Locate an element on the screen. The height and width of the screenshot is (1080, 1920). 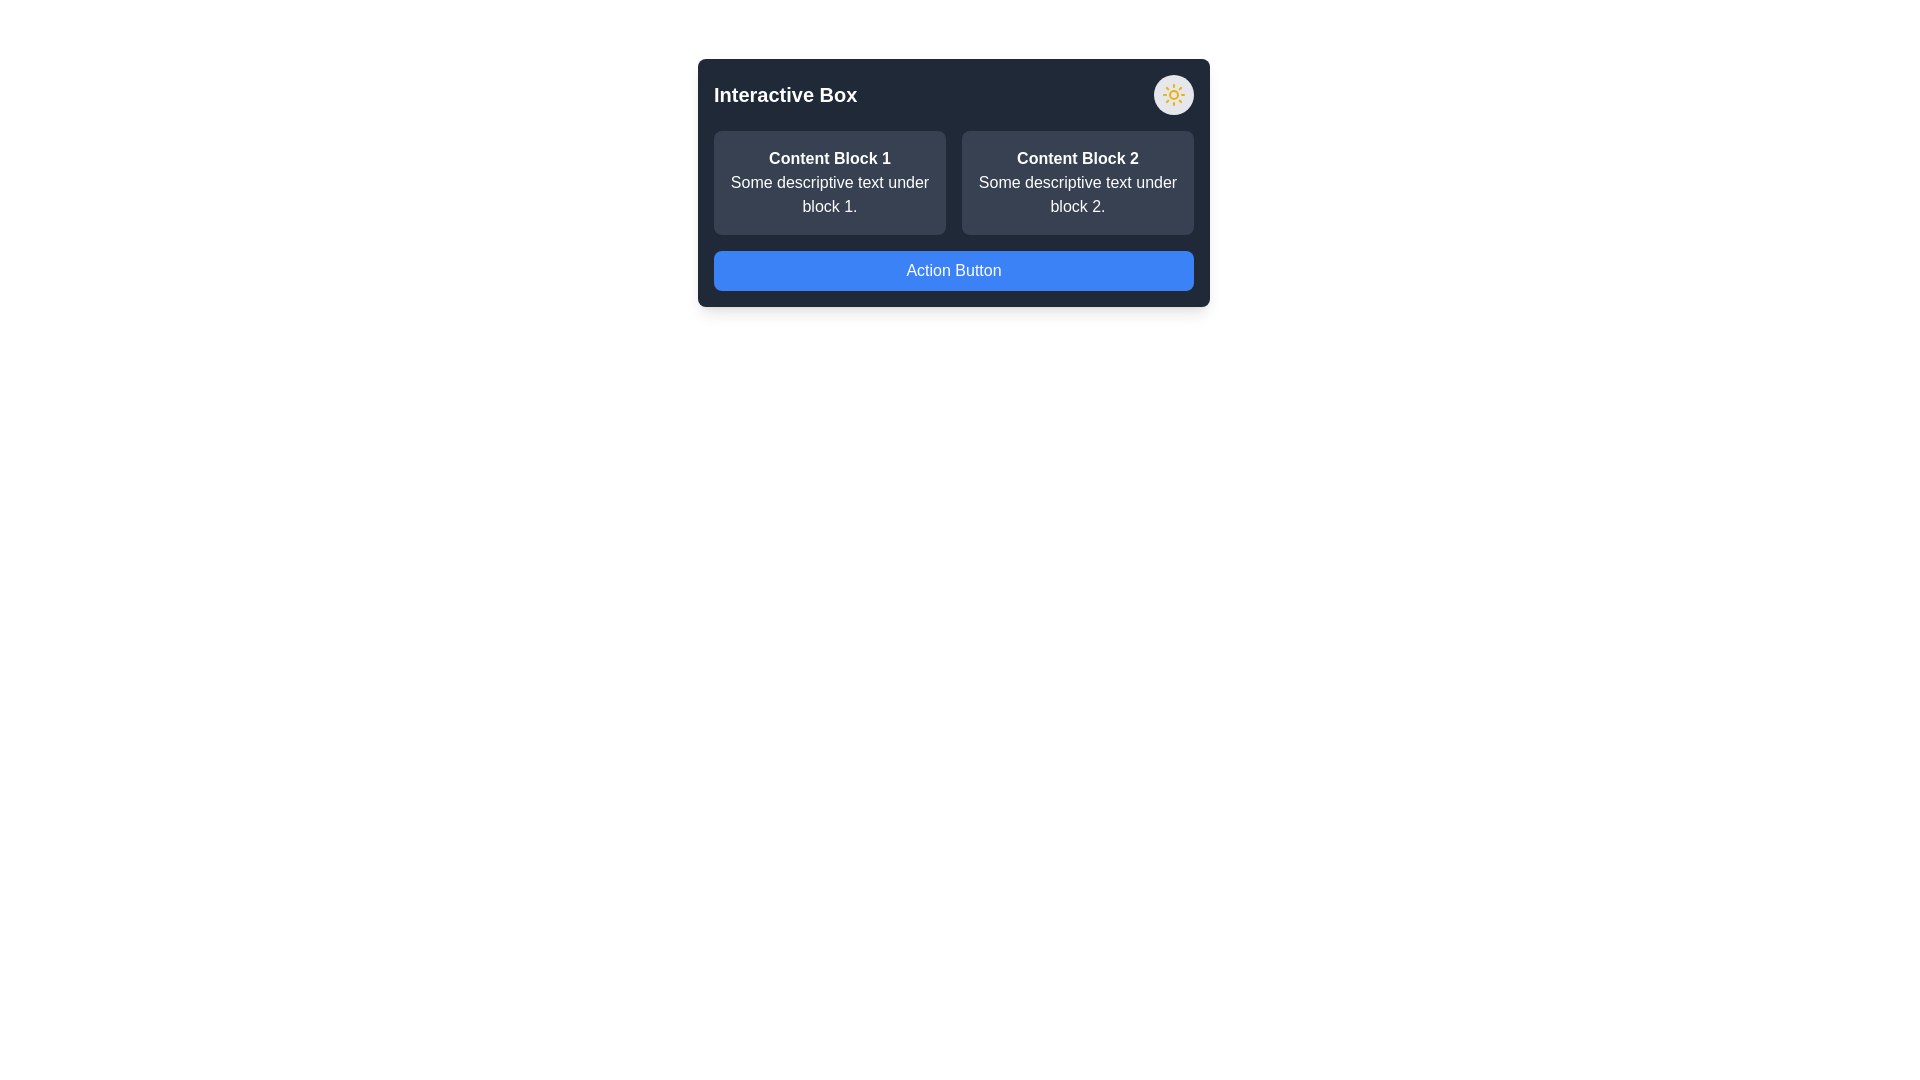
the static text header displaying 'Content Block 2' in bold white font within the dark gray rectangular box, located in the upper part of the right column of the 'Interactive Box' is located at coordinates (1077, 157).